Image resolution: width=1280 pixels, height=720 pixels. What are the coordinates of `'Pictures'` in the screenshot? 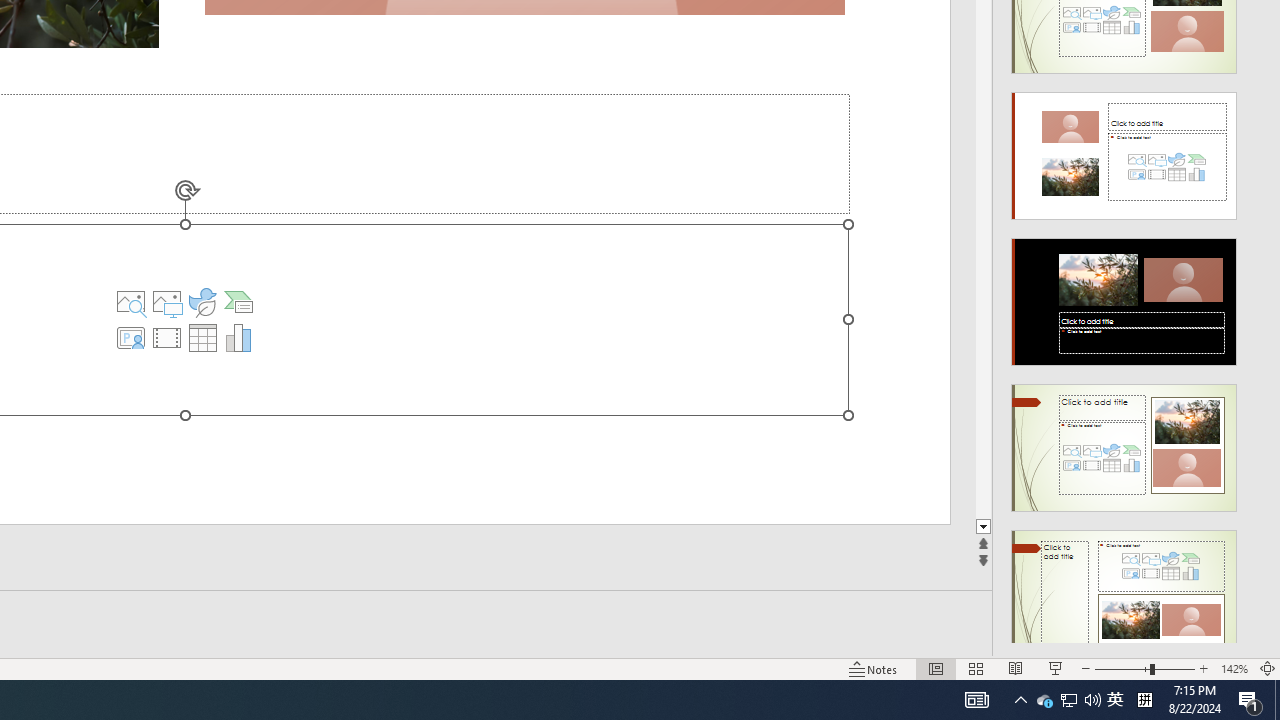 It's located at (167, 302).